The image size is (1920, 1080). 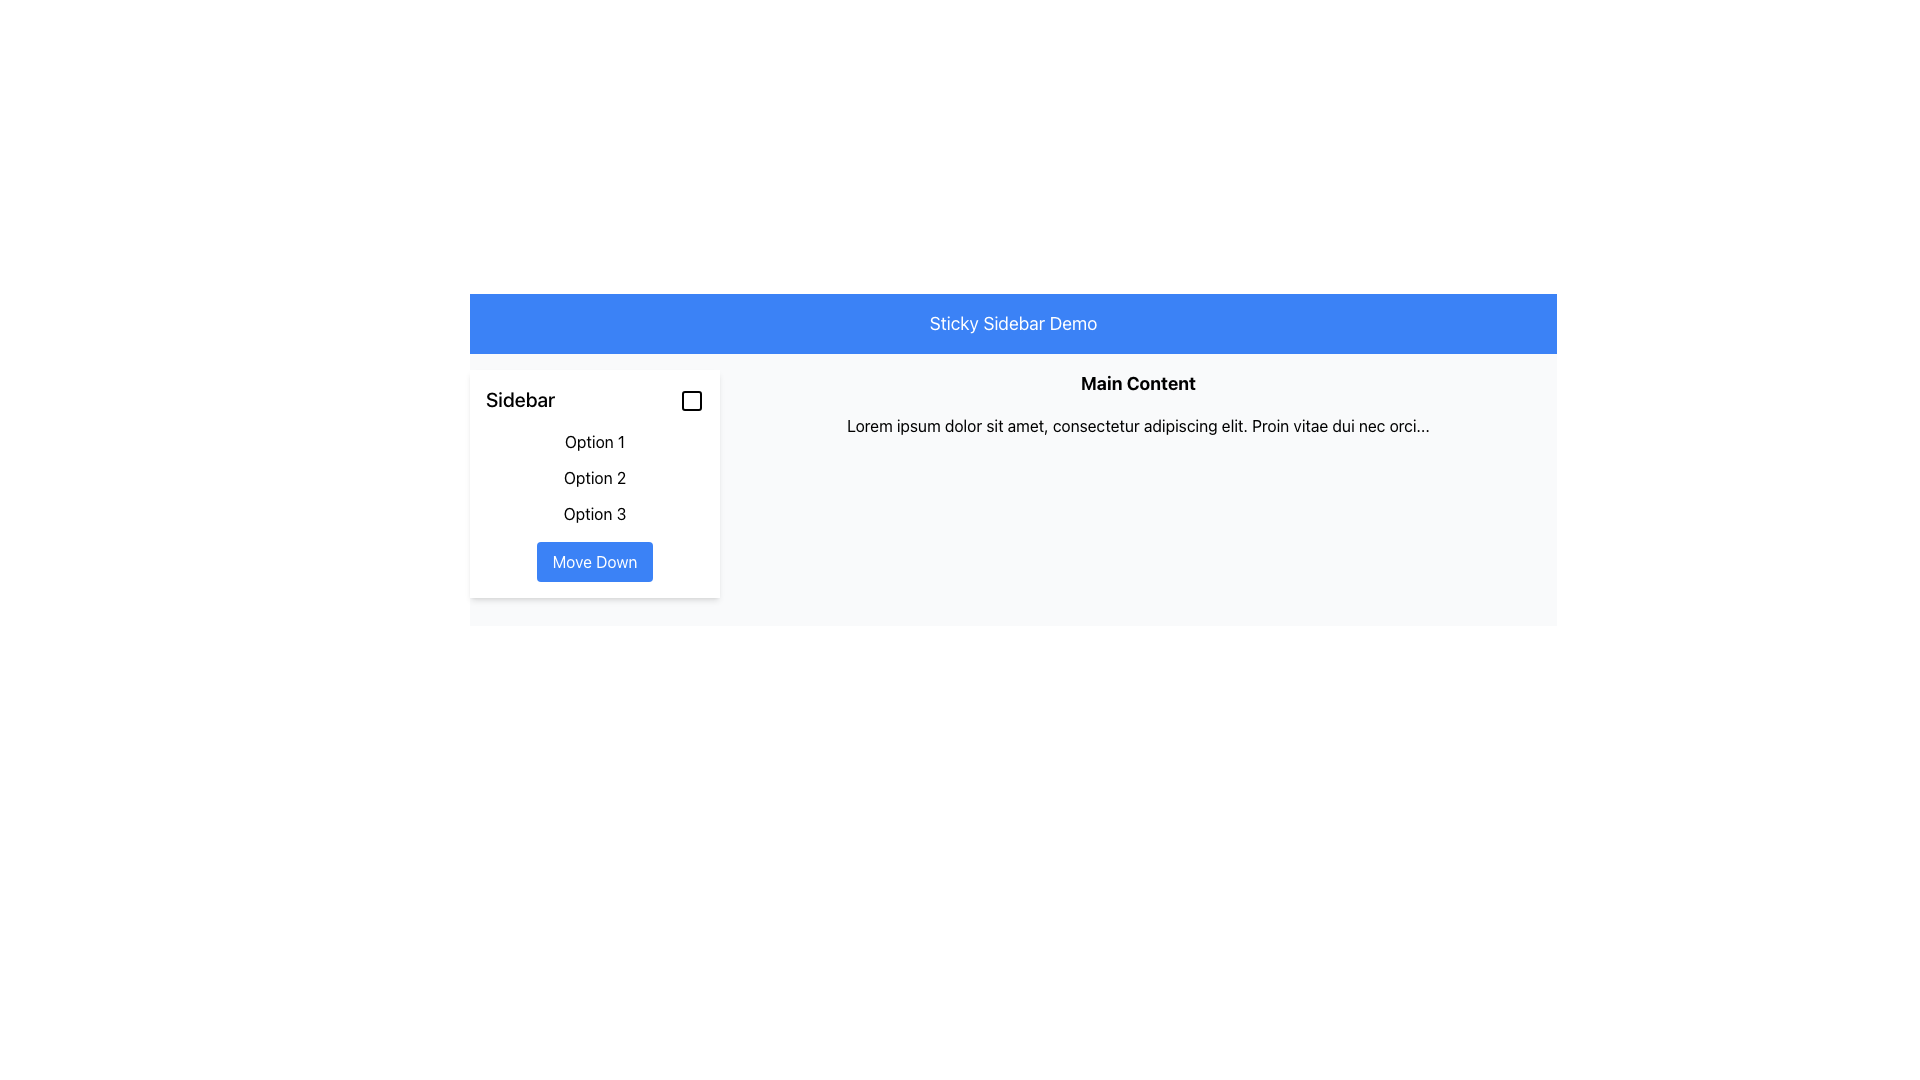 I want to click on the list of linked text items located in the sidebar beneath the title 'Sidebar' and above the 'Move Down' button, so click(x=594, y=478).